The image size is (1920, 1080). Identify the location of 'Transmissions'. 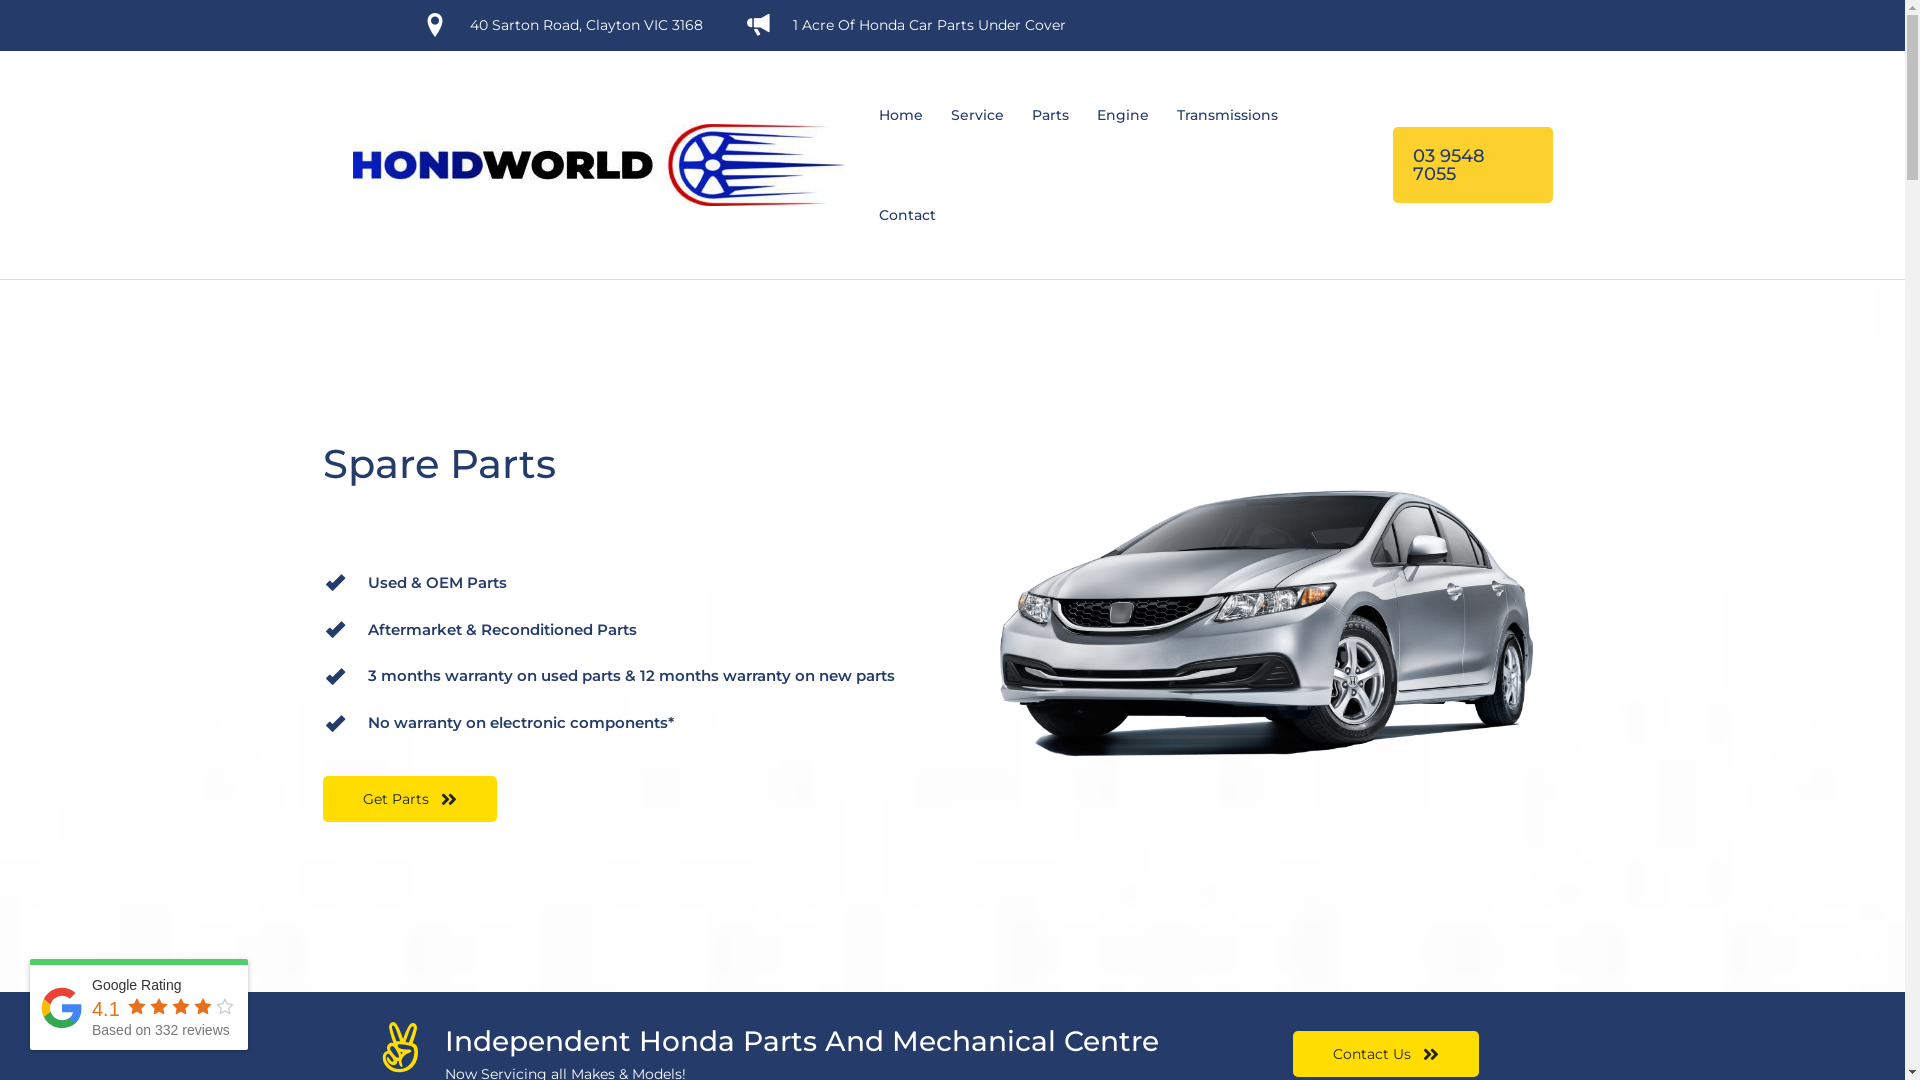
(1161, 115).